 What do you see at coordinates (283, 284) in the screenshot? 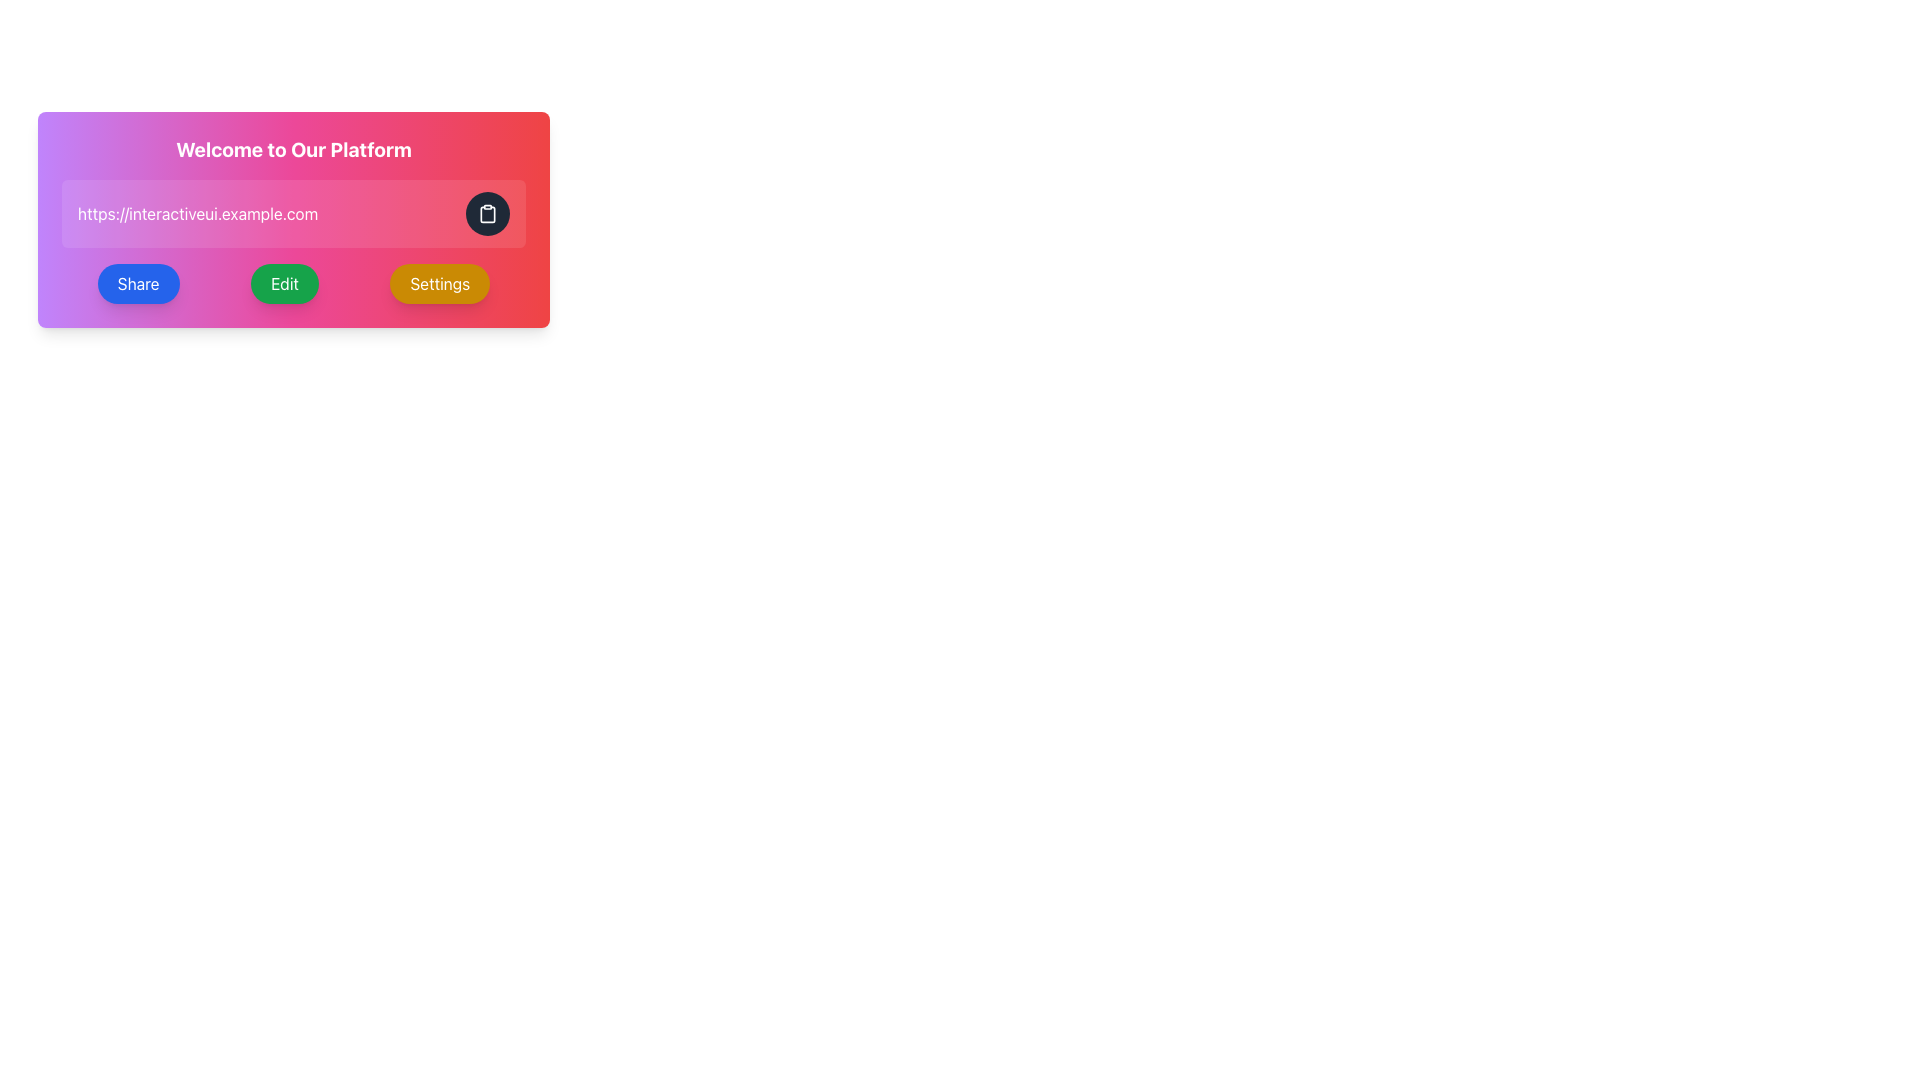
I see `the green 'Edit' button with rounded corners and white text located between the blue 'Share' button and the yellow 'Settings' button` at bounding box center [283, 284].